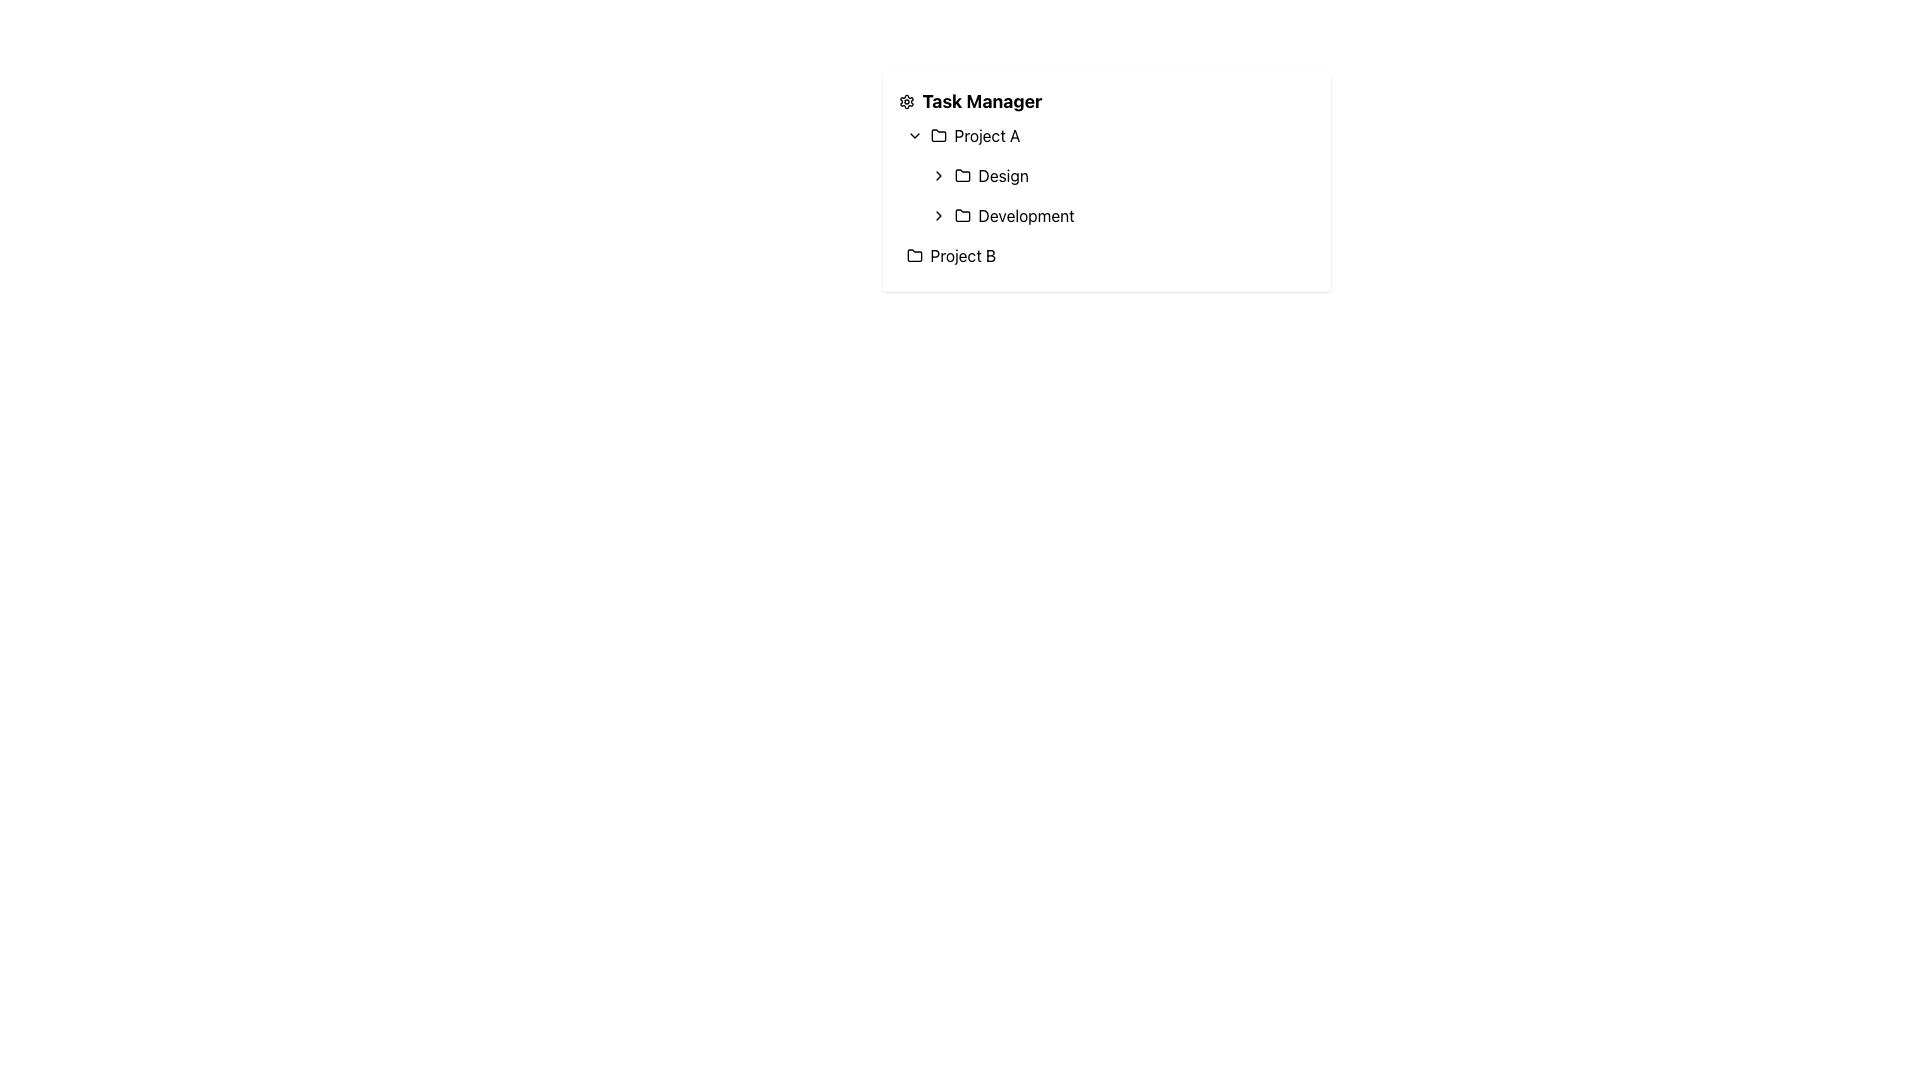 The width and height of the screenshot is (1920, 1080). What do you see at coordinates (913, 135) in the screenshot?
I see `the chevron icon located to the left of the 'Project A' text in the Task Manager` at bounding box center [913, 135].